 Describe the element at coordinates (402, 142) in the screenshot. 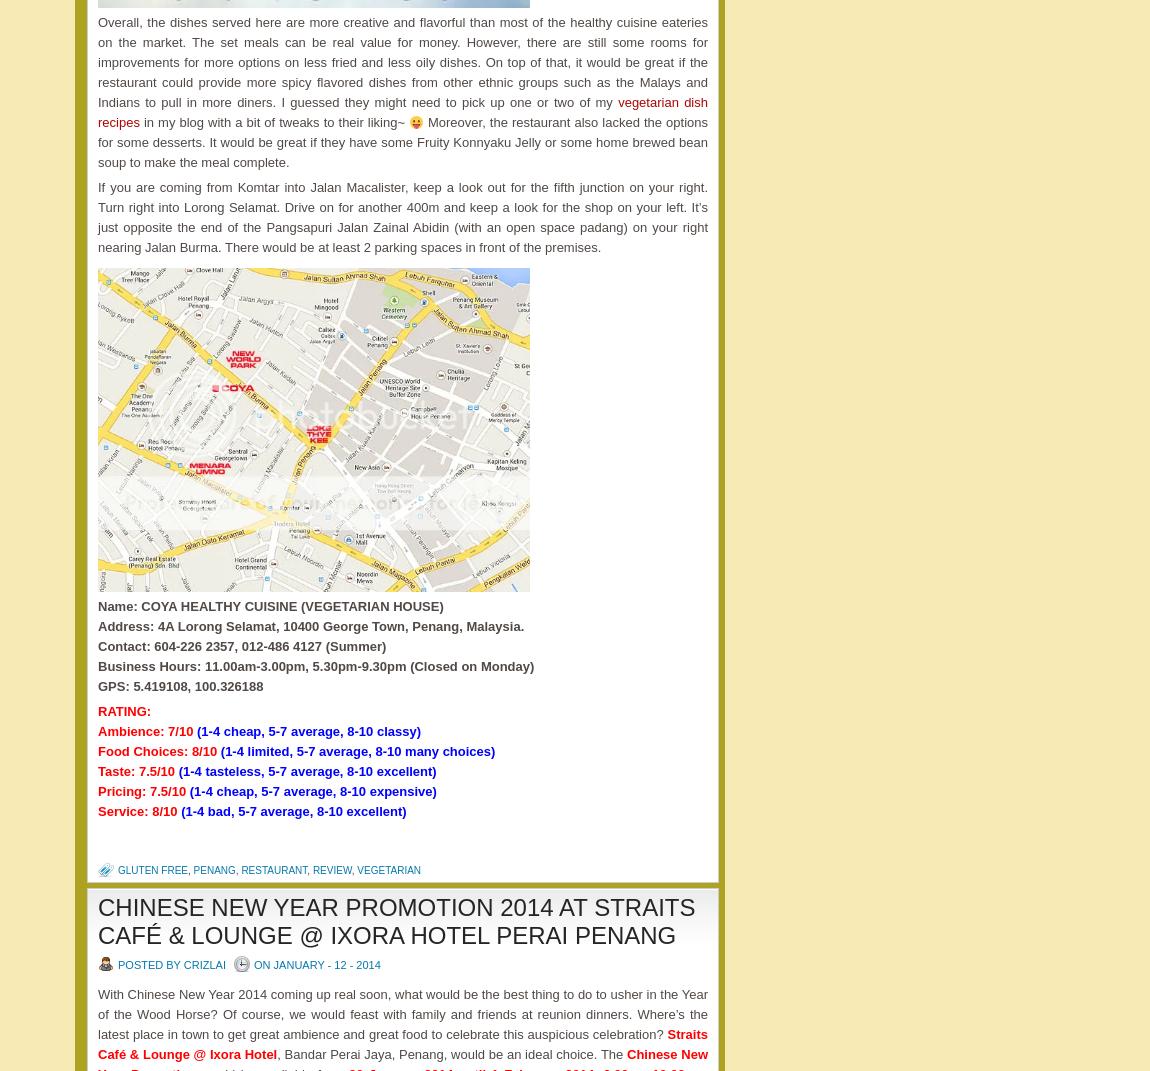

I see `'Moreover, the restaurant also lacked the options for some desserts. It would be great if they have some Fruity Konnyaku Jelly or some home brewed bean soup to make the meal complete.'` at that location.